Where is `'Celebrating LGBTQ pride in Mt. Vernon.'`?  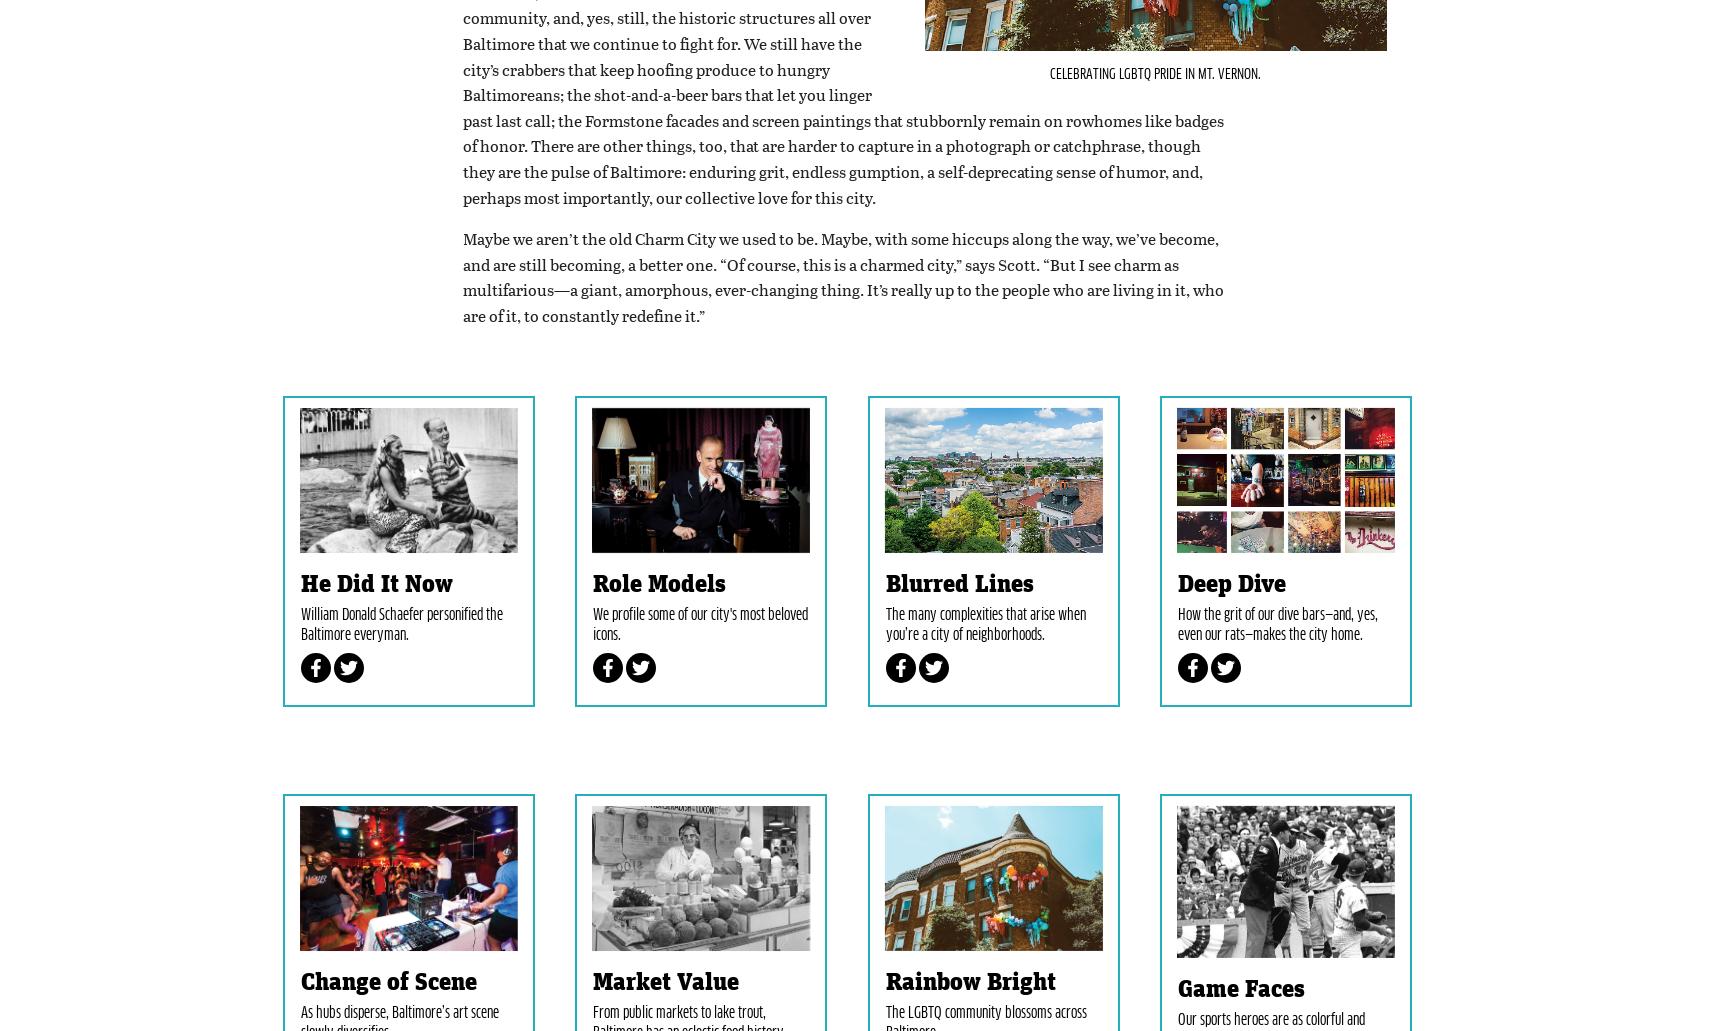 'Celebrating LGBTQ pride in Mt. Vernon.' is located at coordinates (1048, 168).